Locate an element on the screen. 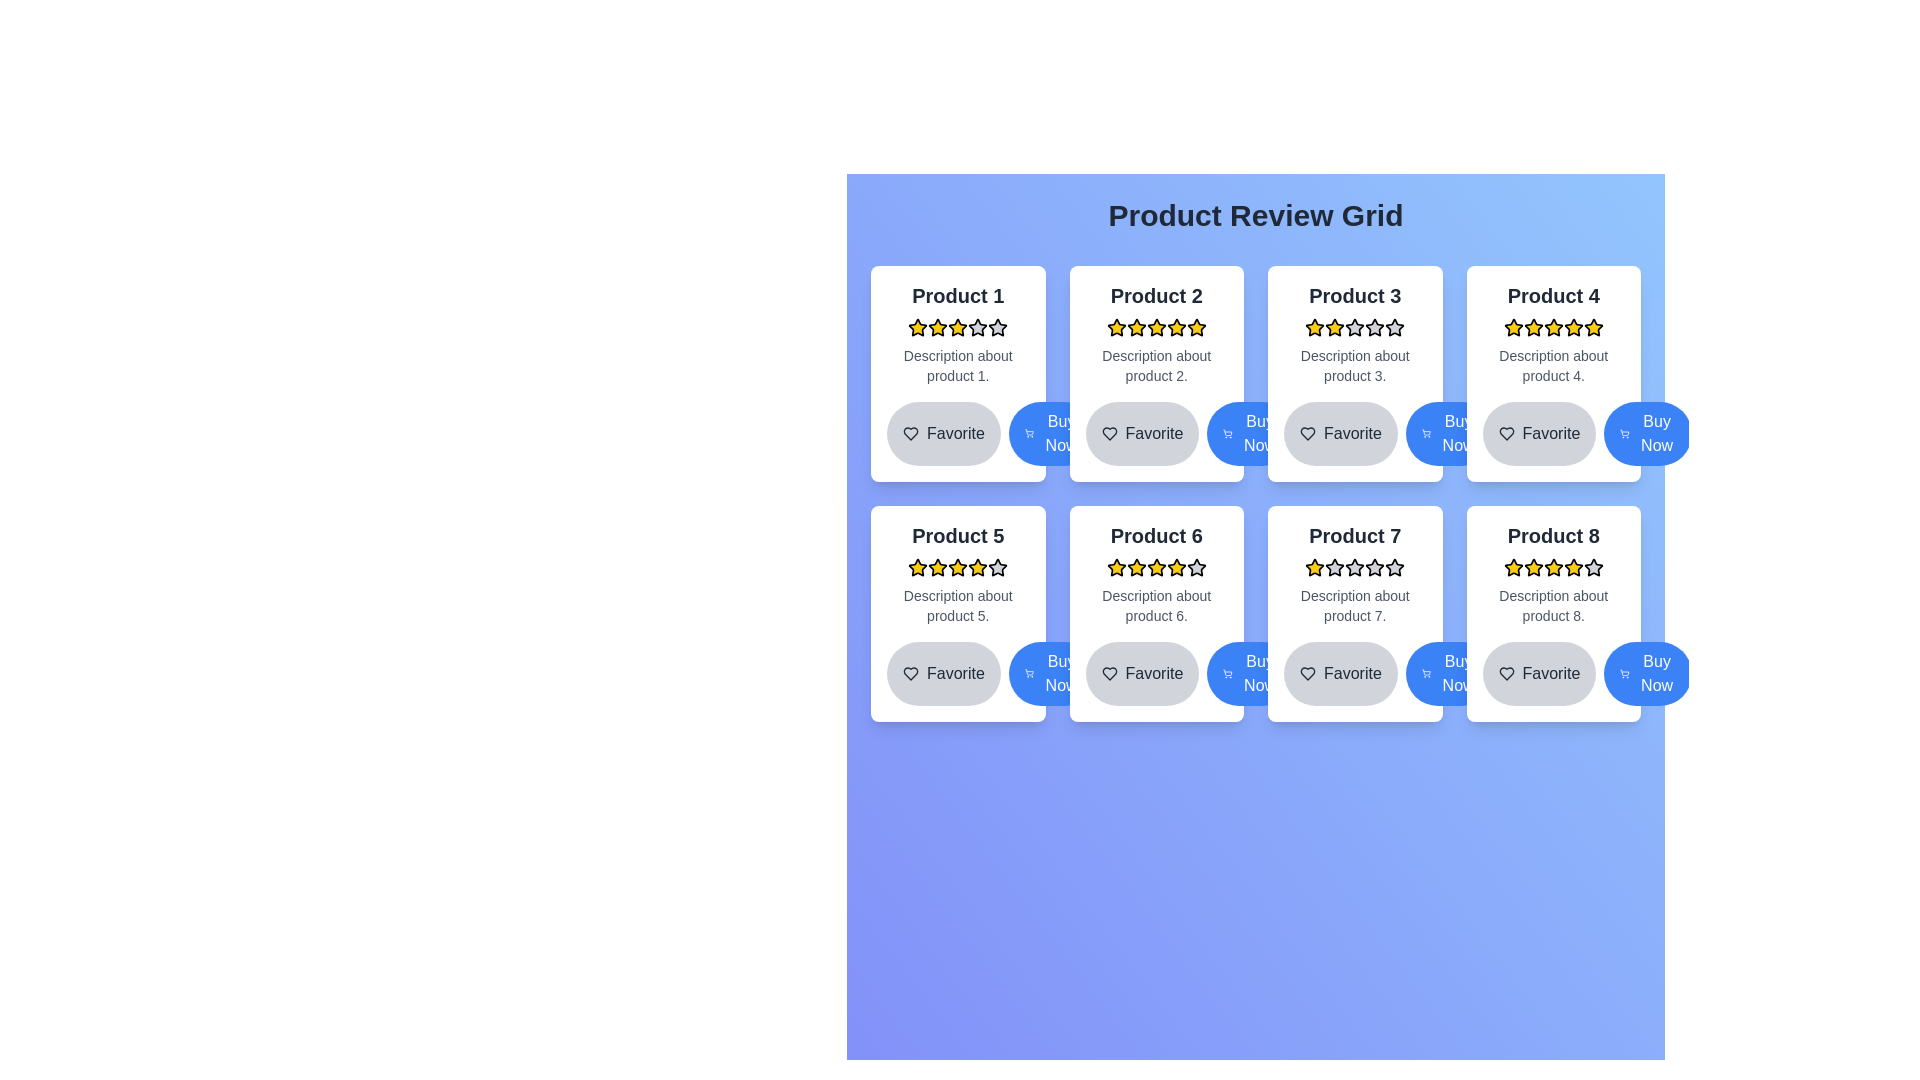  the fourth star icon in the rating system for 'Product 5' using assistive devices is located at coordinates (978, 567).